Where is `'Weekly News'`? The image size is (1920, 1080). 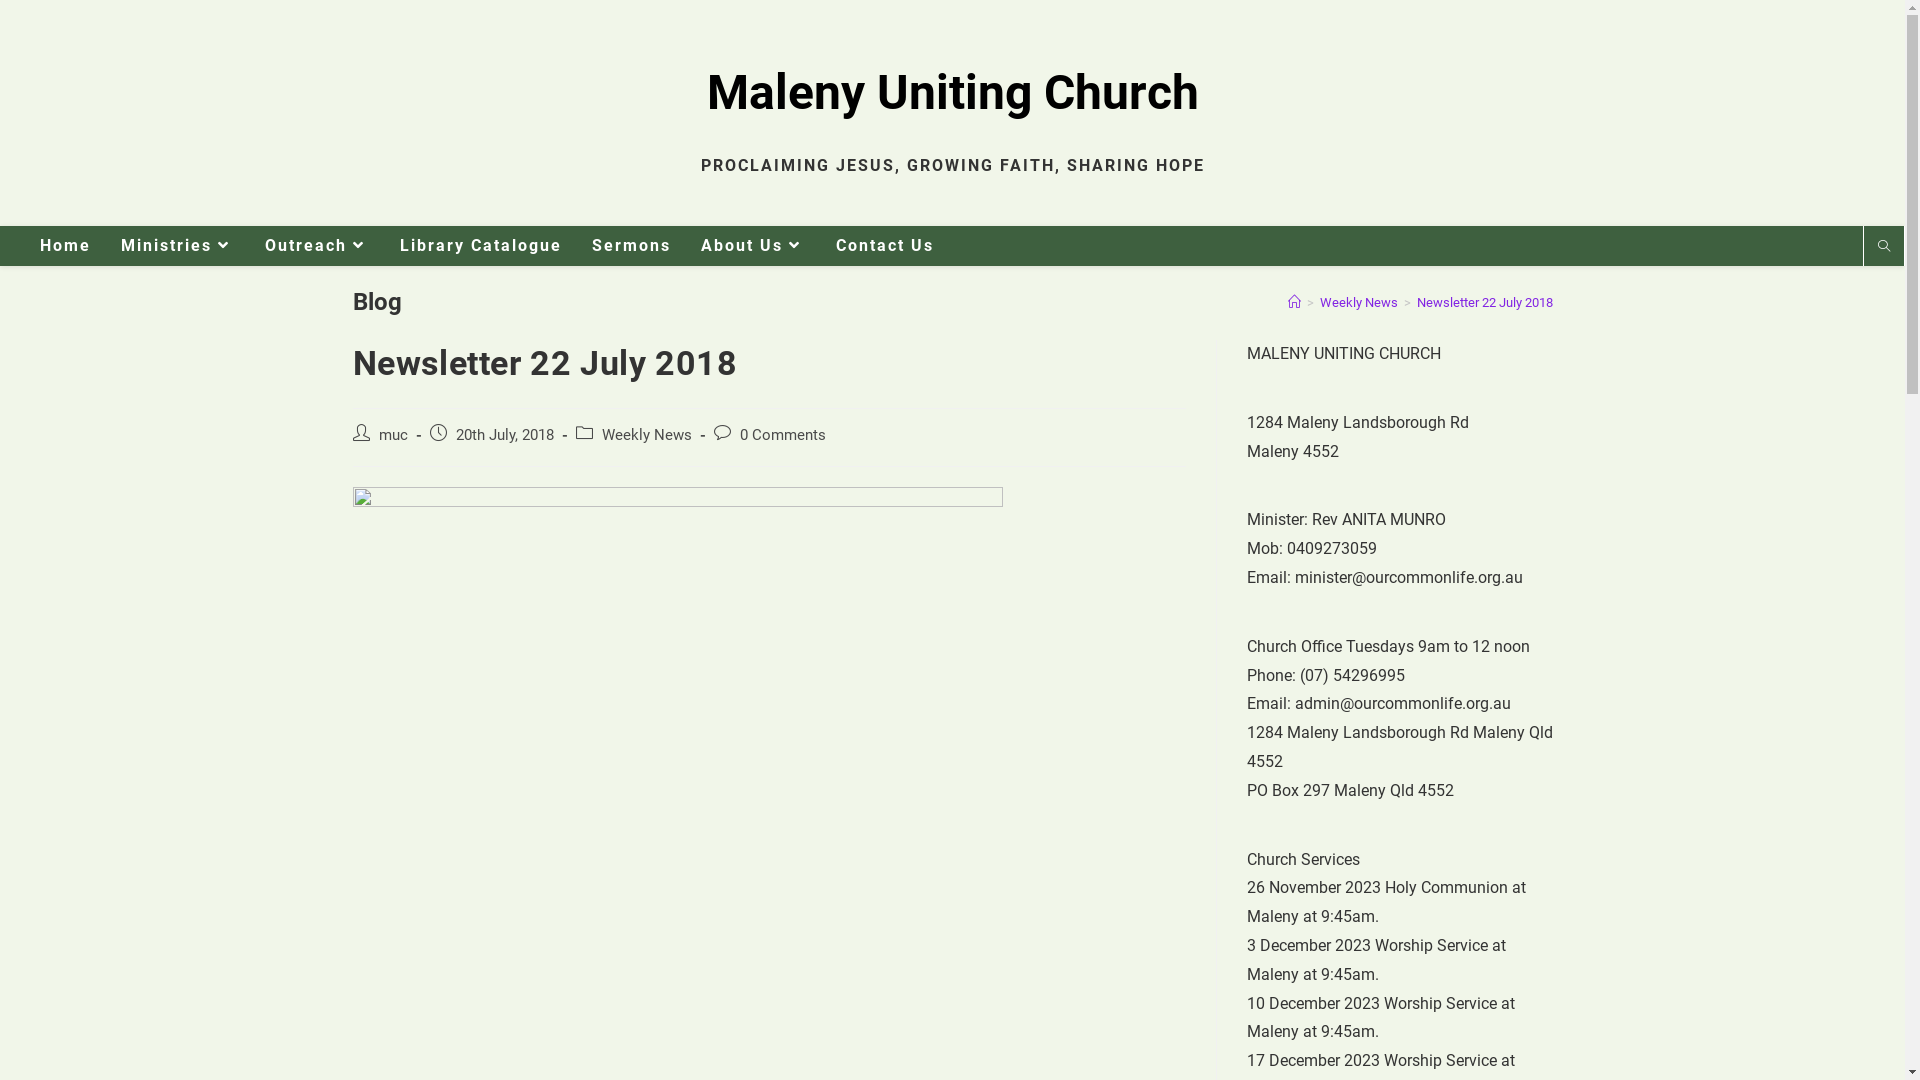 'Weekly News' is located at coordinates (1358, 302).